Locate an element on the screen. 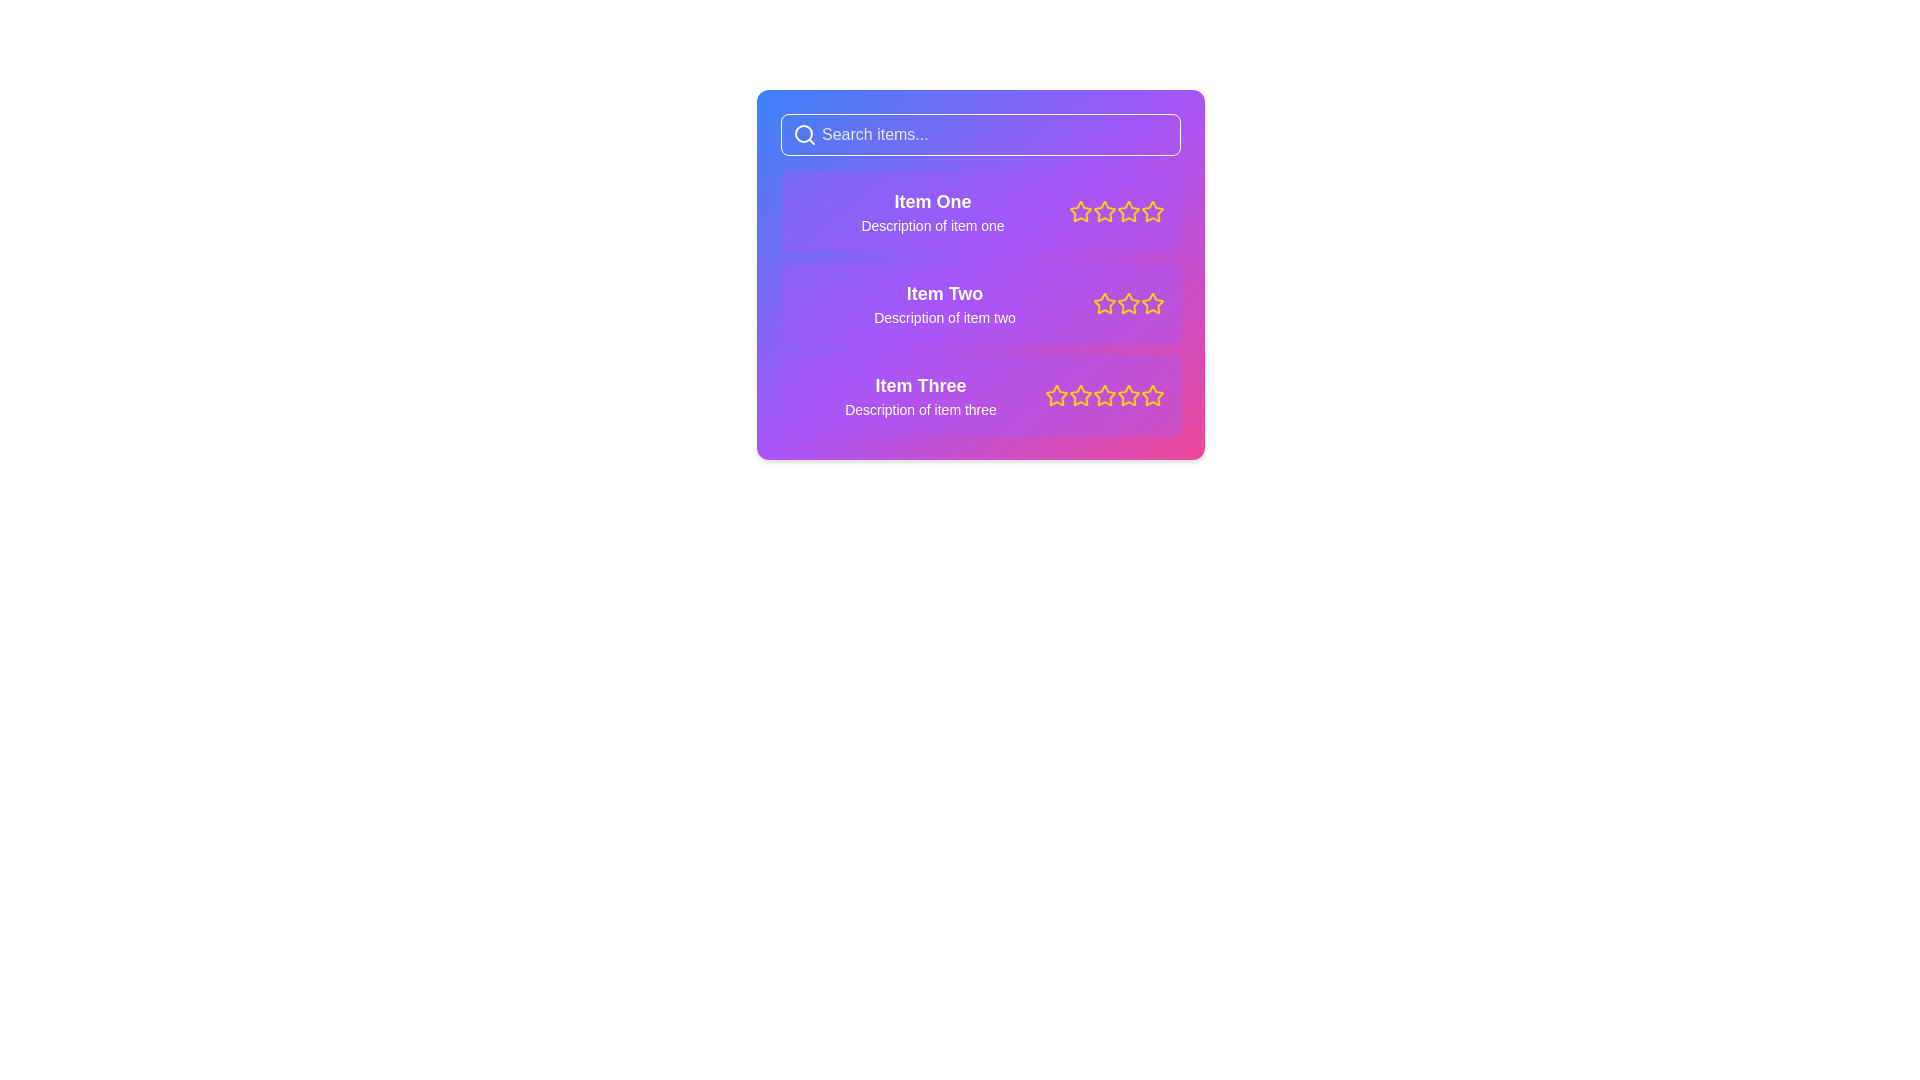  text label that serves as the title for the first content card, which is positioned at the top-left corner of the card, above the descriptive text and to the left of the rating stars is located at coordinates (931, 201).